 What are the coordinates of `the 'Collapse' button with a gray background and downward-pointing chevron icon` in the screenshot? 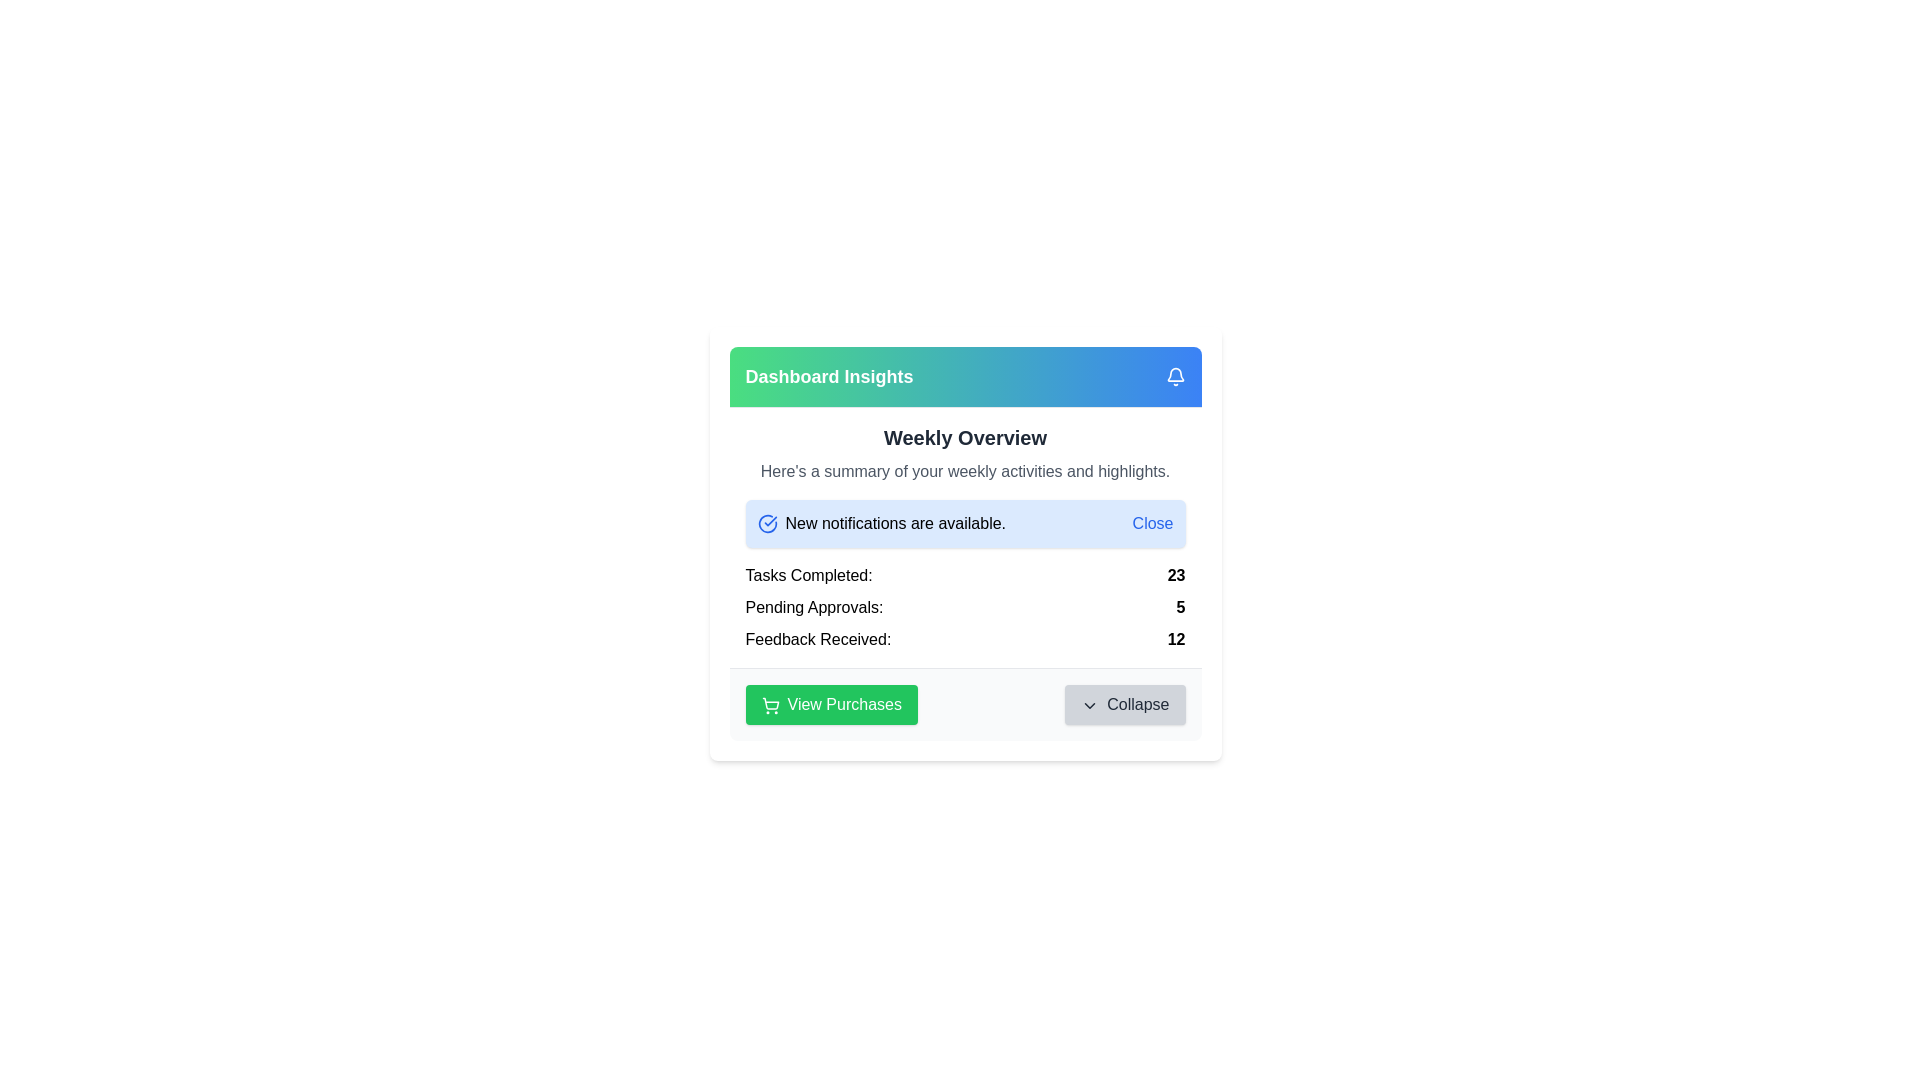 It's located at (1125, 704).